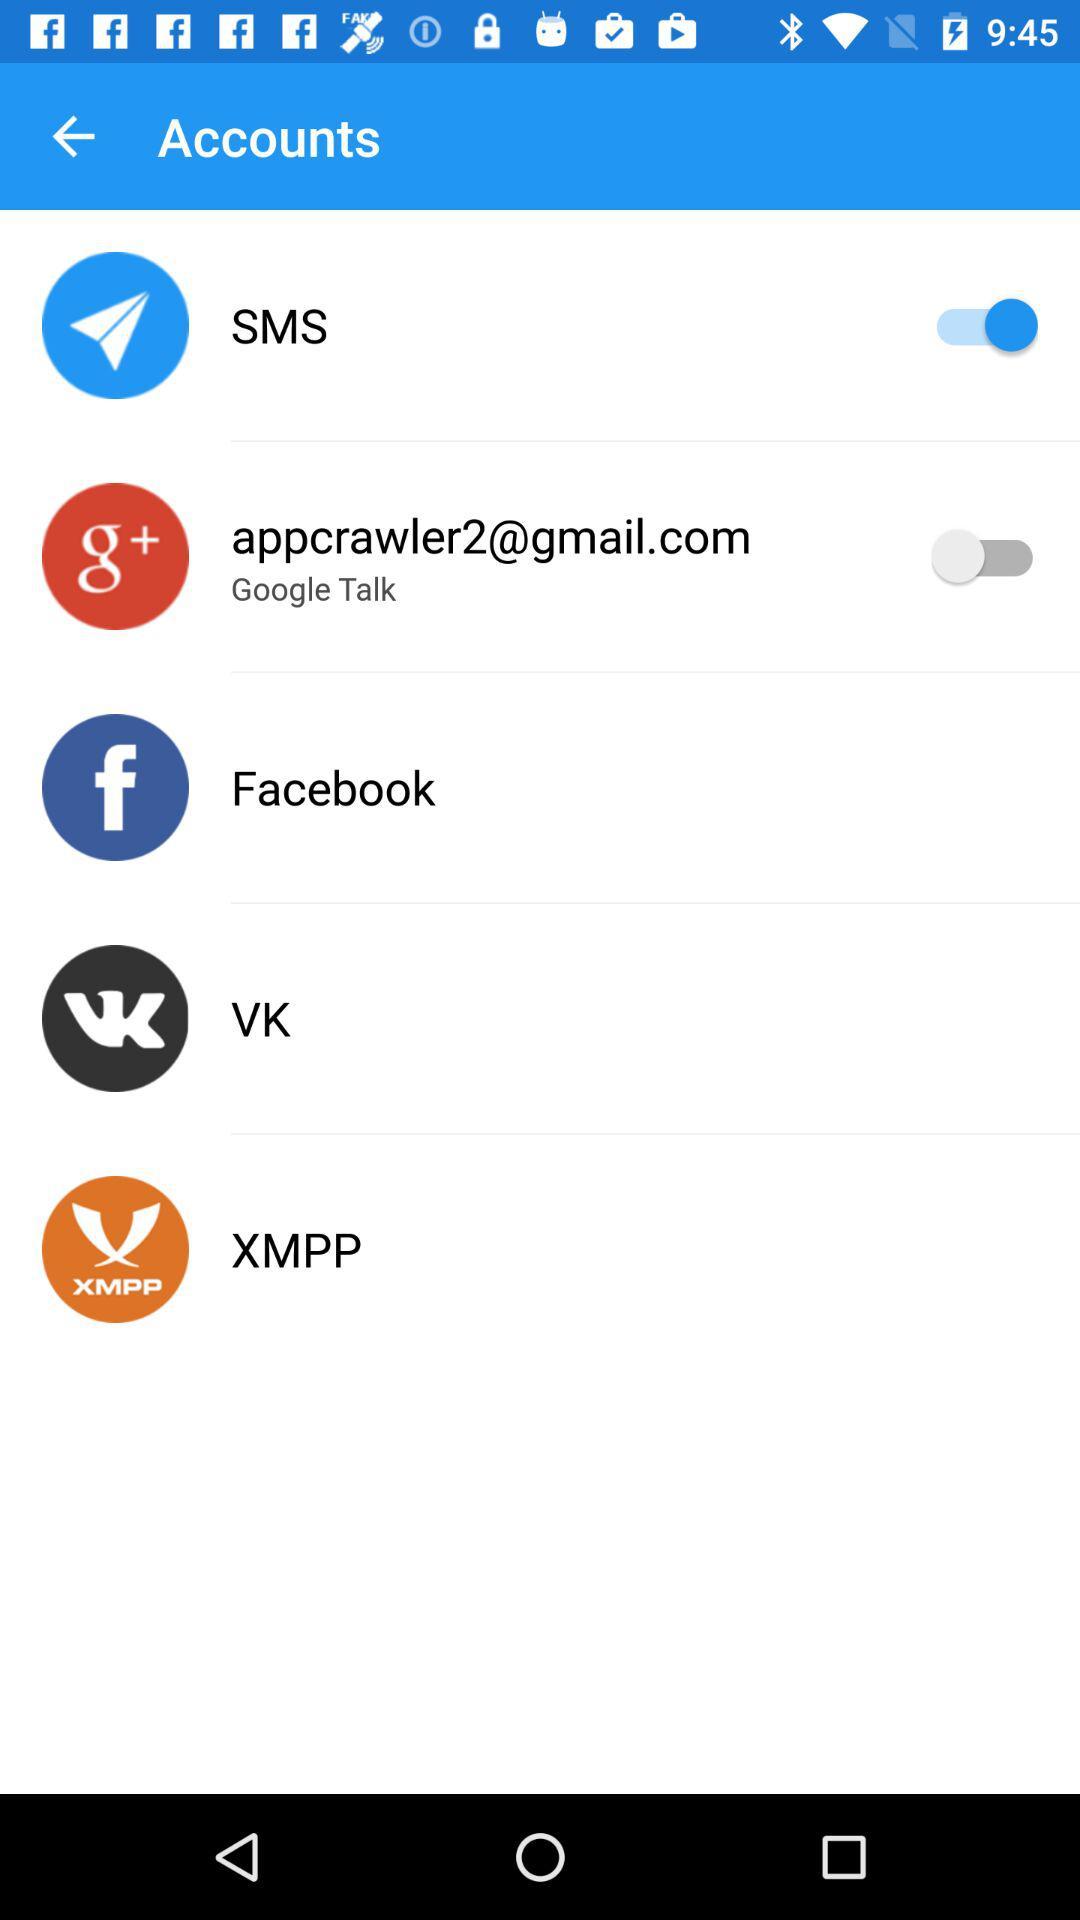 The image size is (1080, 1920). Describe the element at coordinates (115, 786) in the screenshot. I see `facebook page` at that location.